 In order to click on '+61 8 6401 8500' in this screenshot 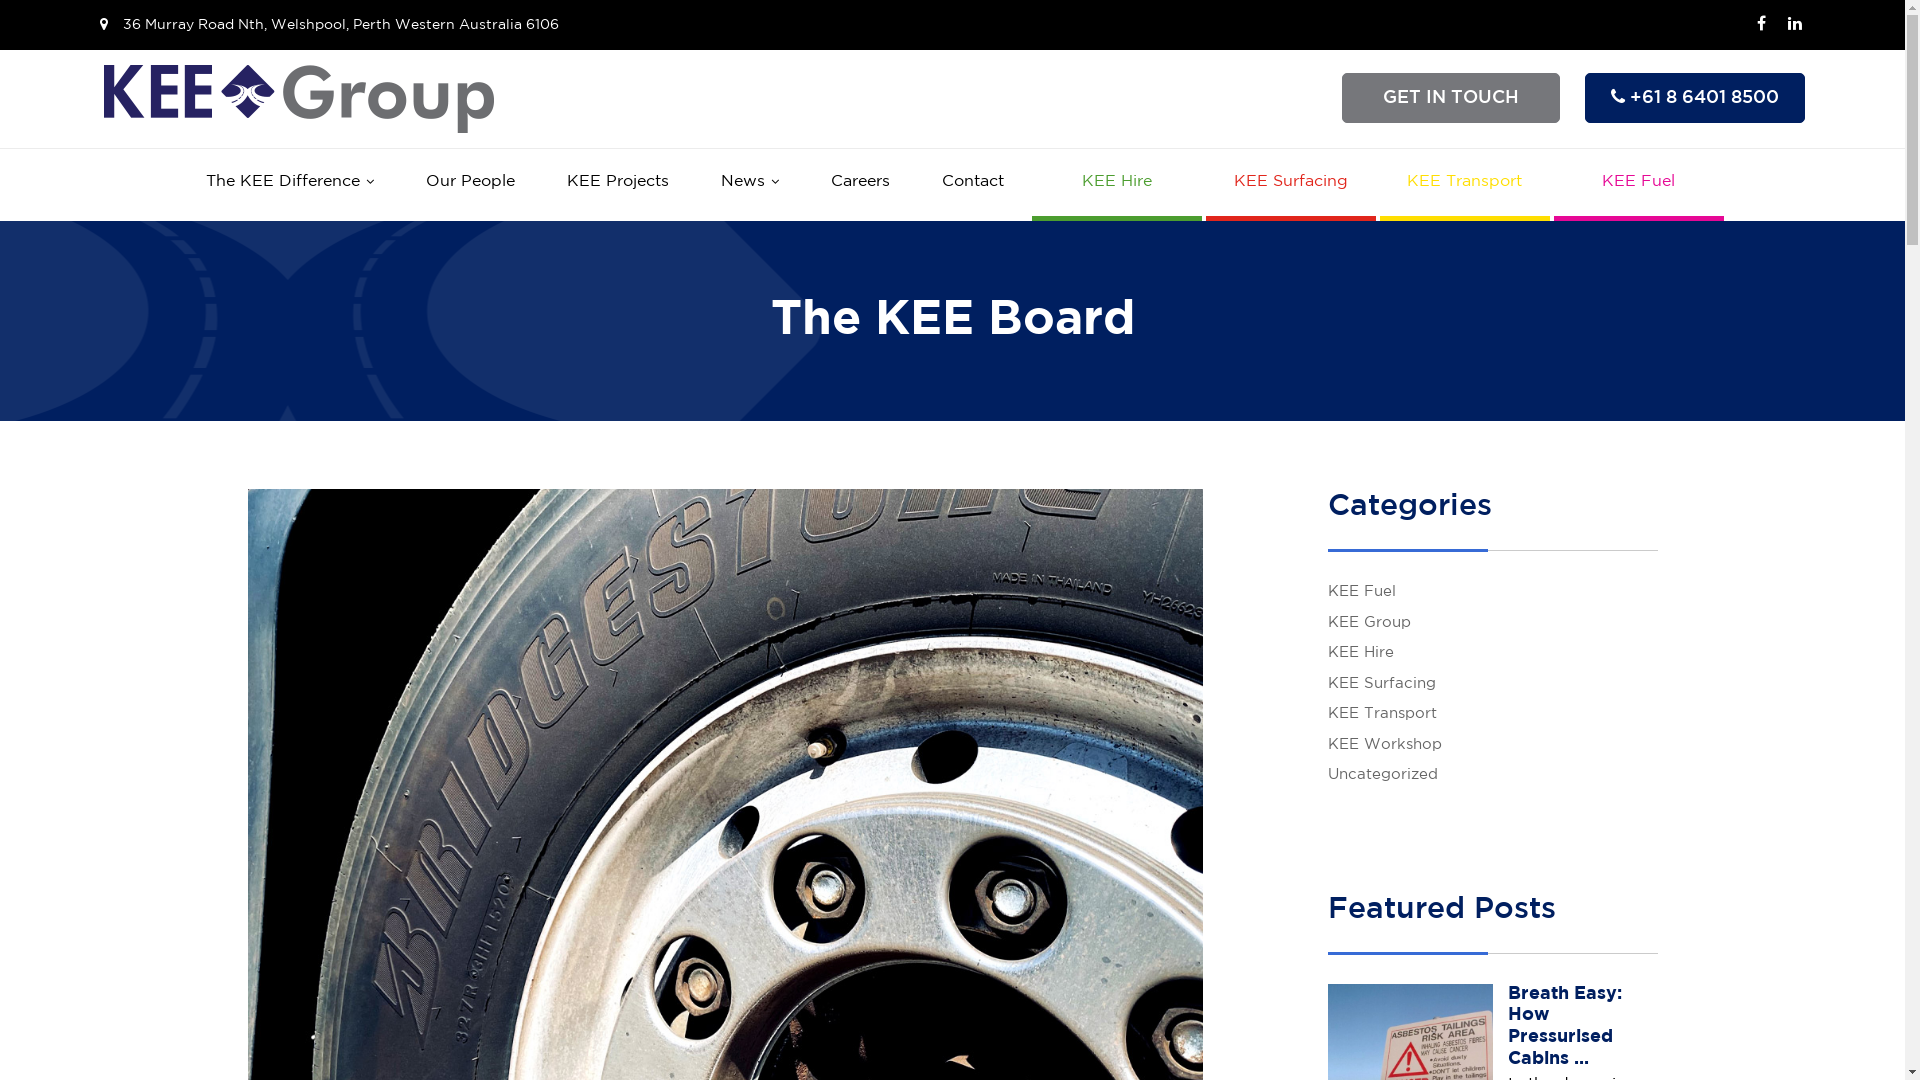, I will do `click(1583, 97)`.